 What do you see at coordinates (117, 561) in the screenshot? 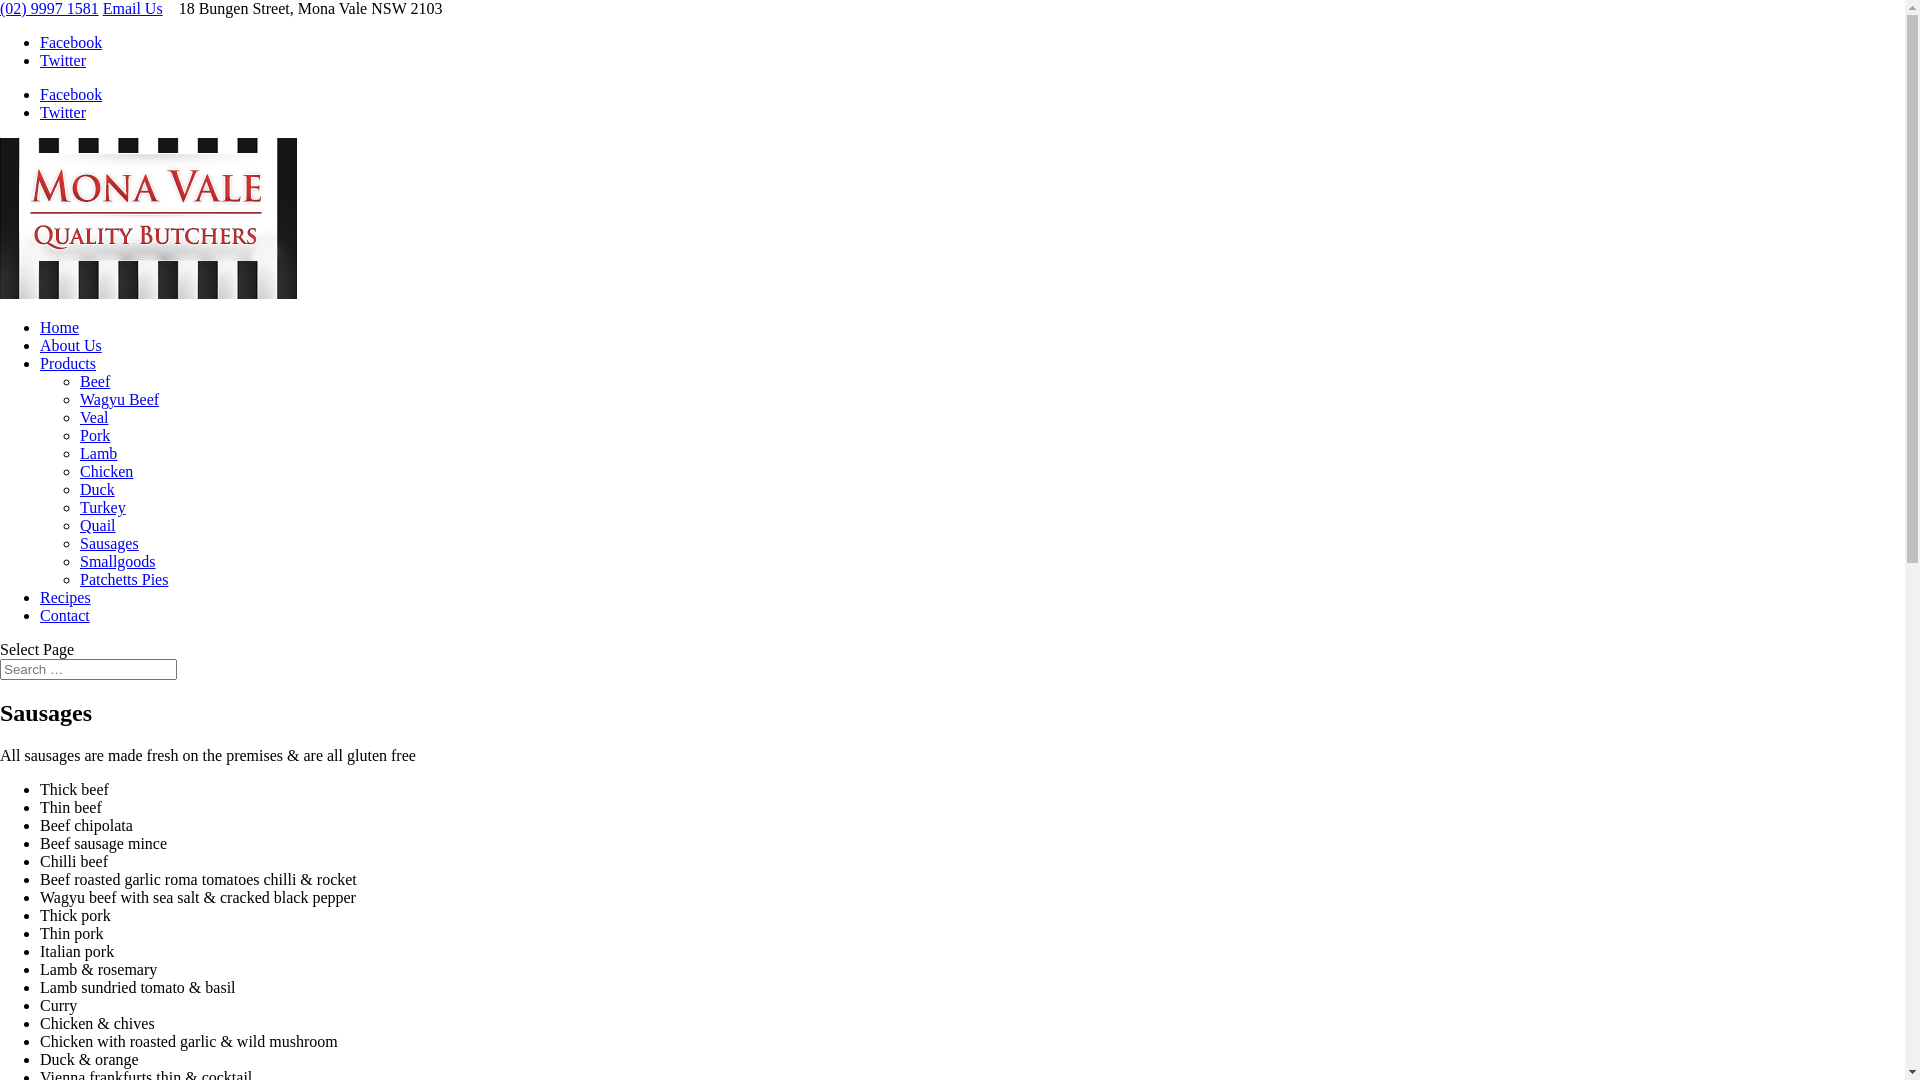
I see `'Smallgoods'` at bounding box center [117, 561].